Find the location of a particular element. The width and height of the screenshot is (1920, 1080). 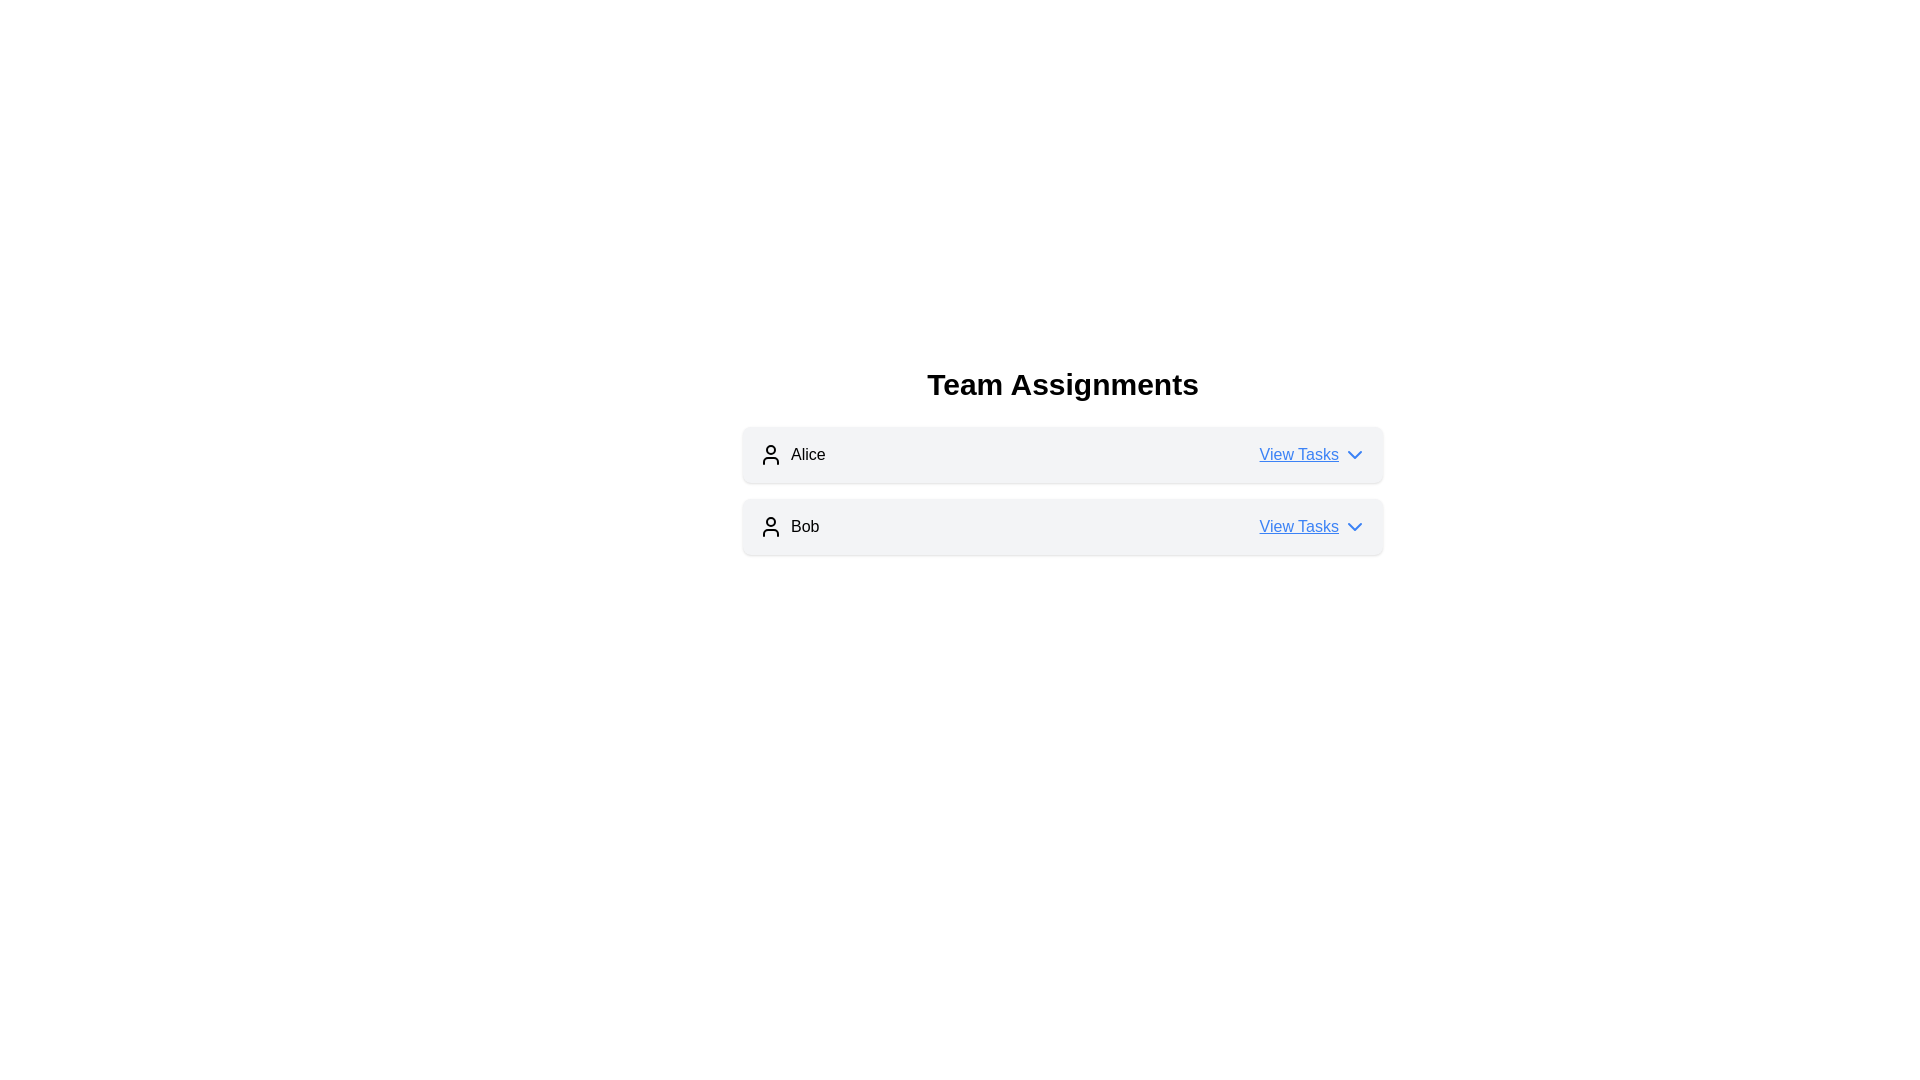

the user name text label located in the second row under 'Team Assignments', positioned is located at coordinates (805, 526).